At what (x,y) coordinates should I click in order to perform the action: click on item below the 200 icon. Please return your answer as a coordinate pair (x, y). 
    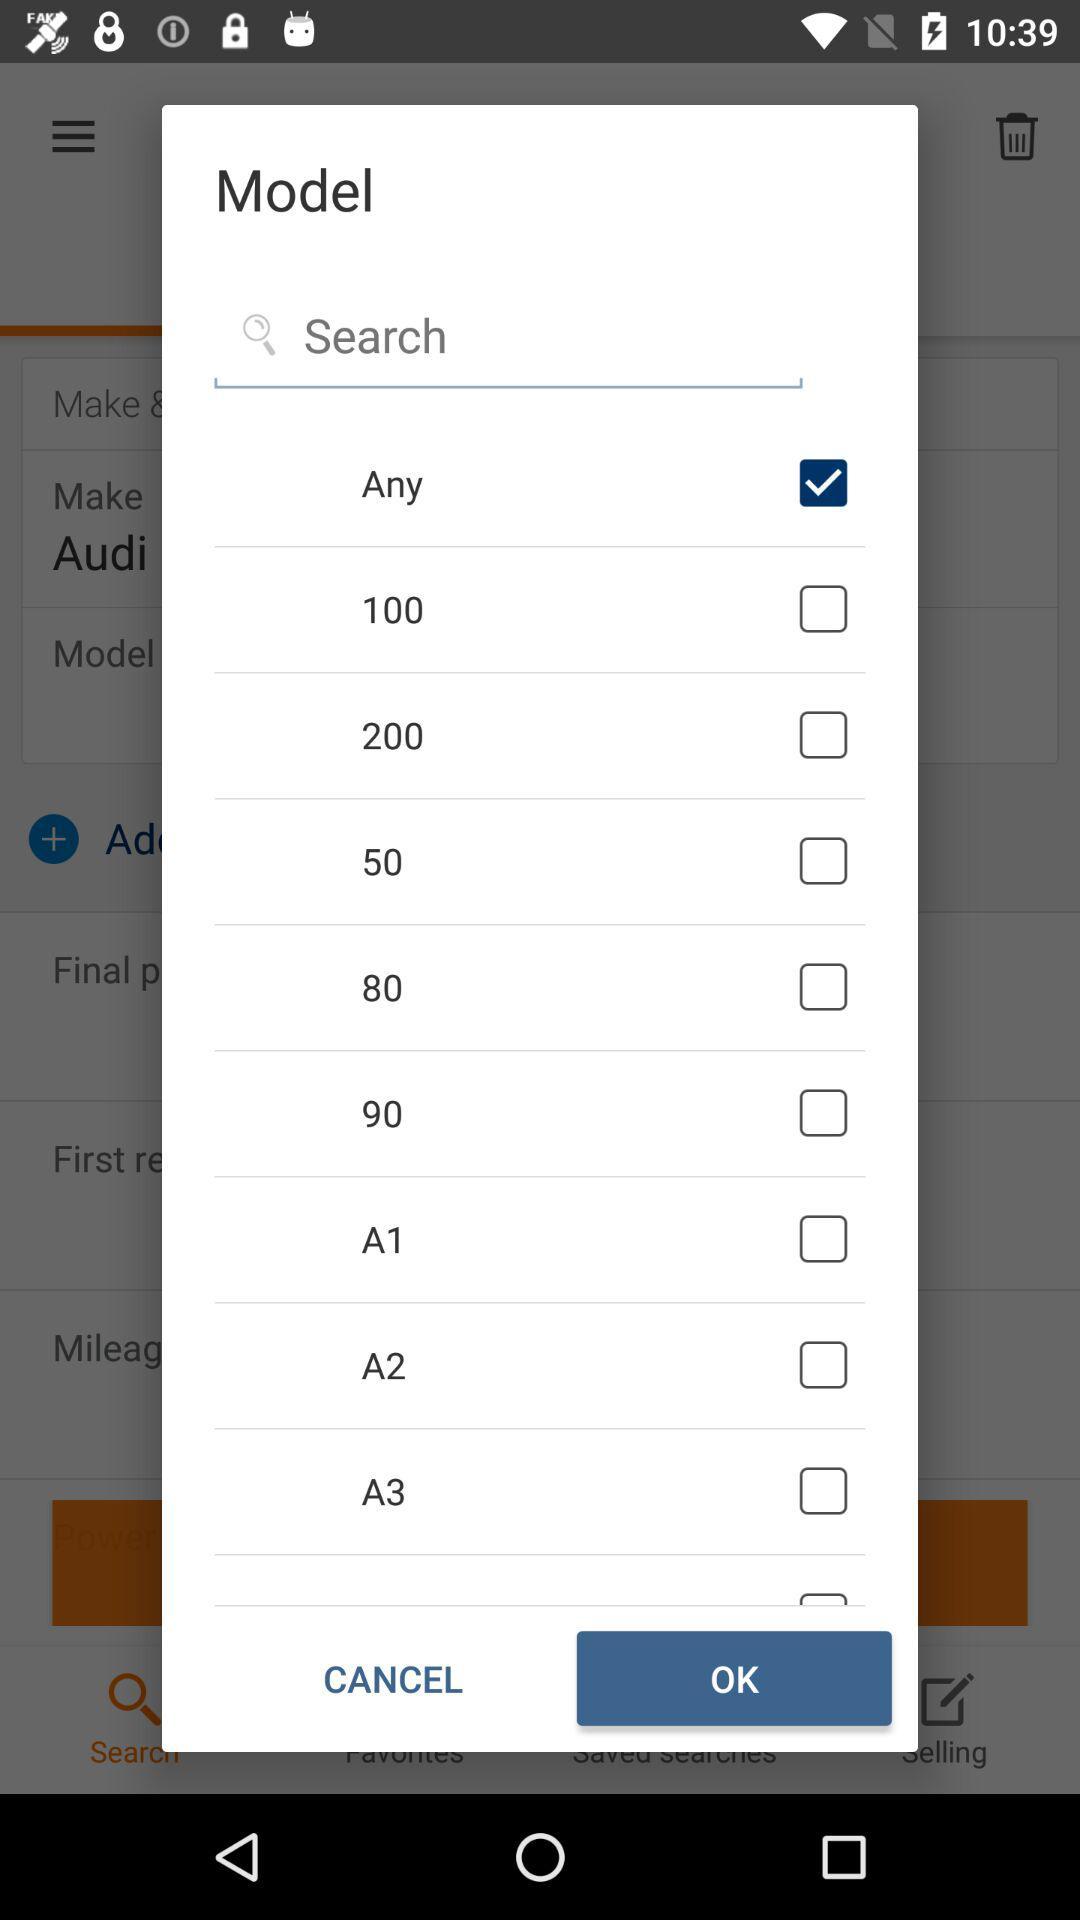
    Looking at the image, I should click on (576, 860).